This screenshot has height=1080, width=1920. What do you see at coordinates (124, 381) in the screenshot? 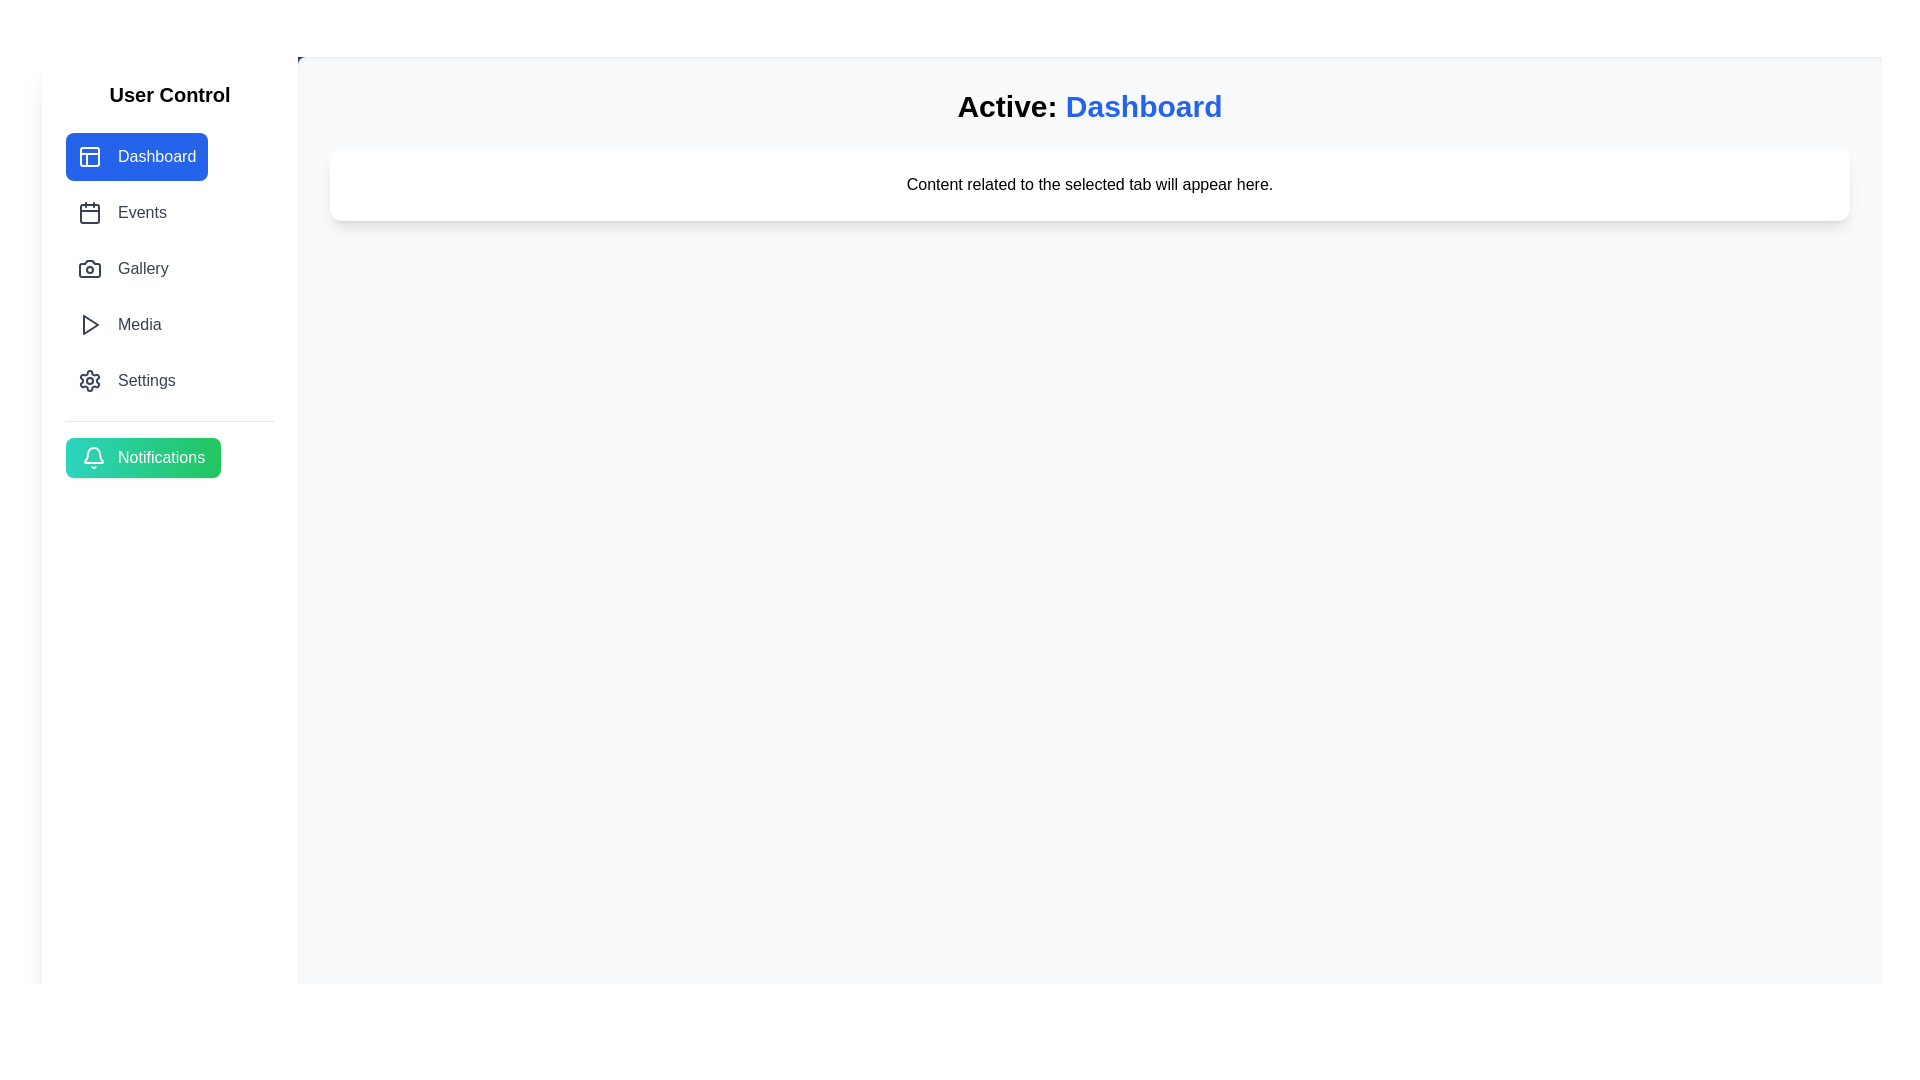
I see `the tab labeled Settings to navigate to it` at bounding box center [124, 381].